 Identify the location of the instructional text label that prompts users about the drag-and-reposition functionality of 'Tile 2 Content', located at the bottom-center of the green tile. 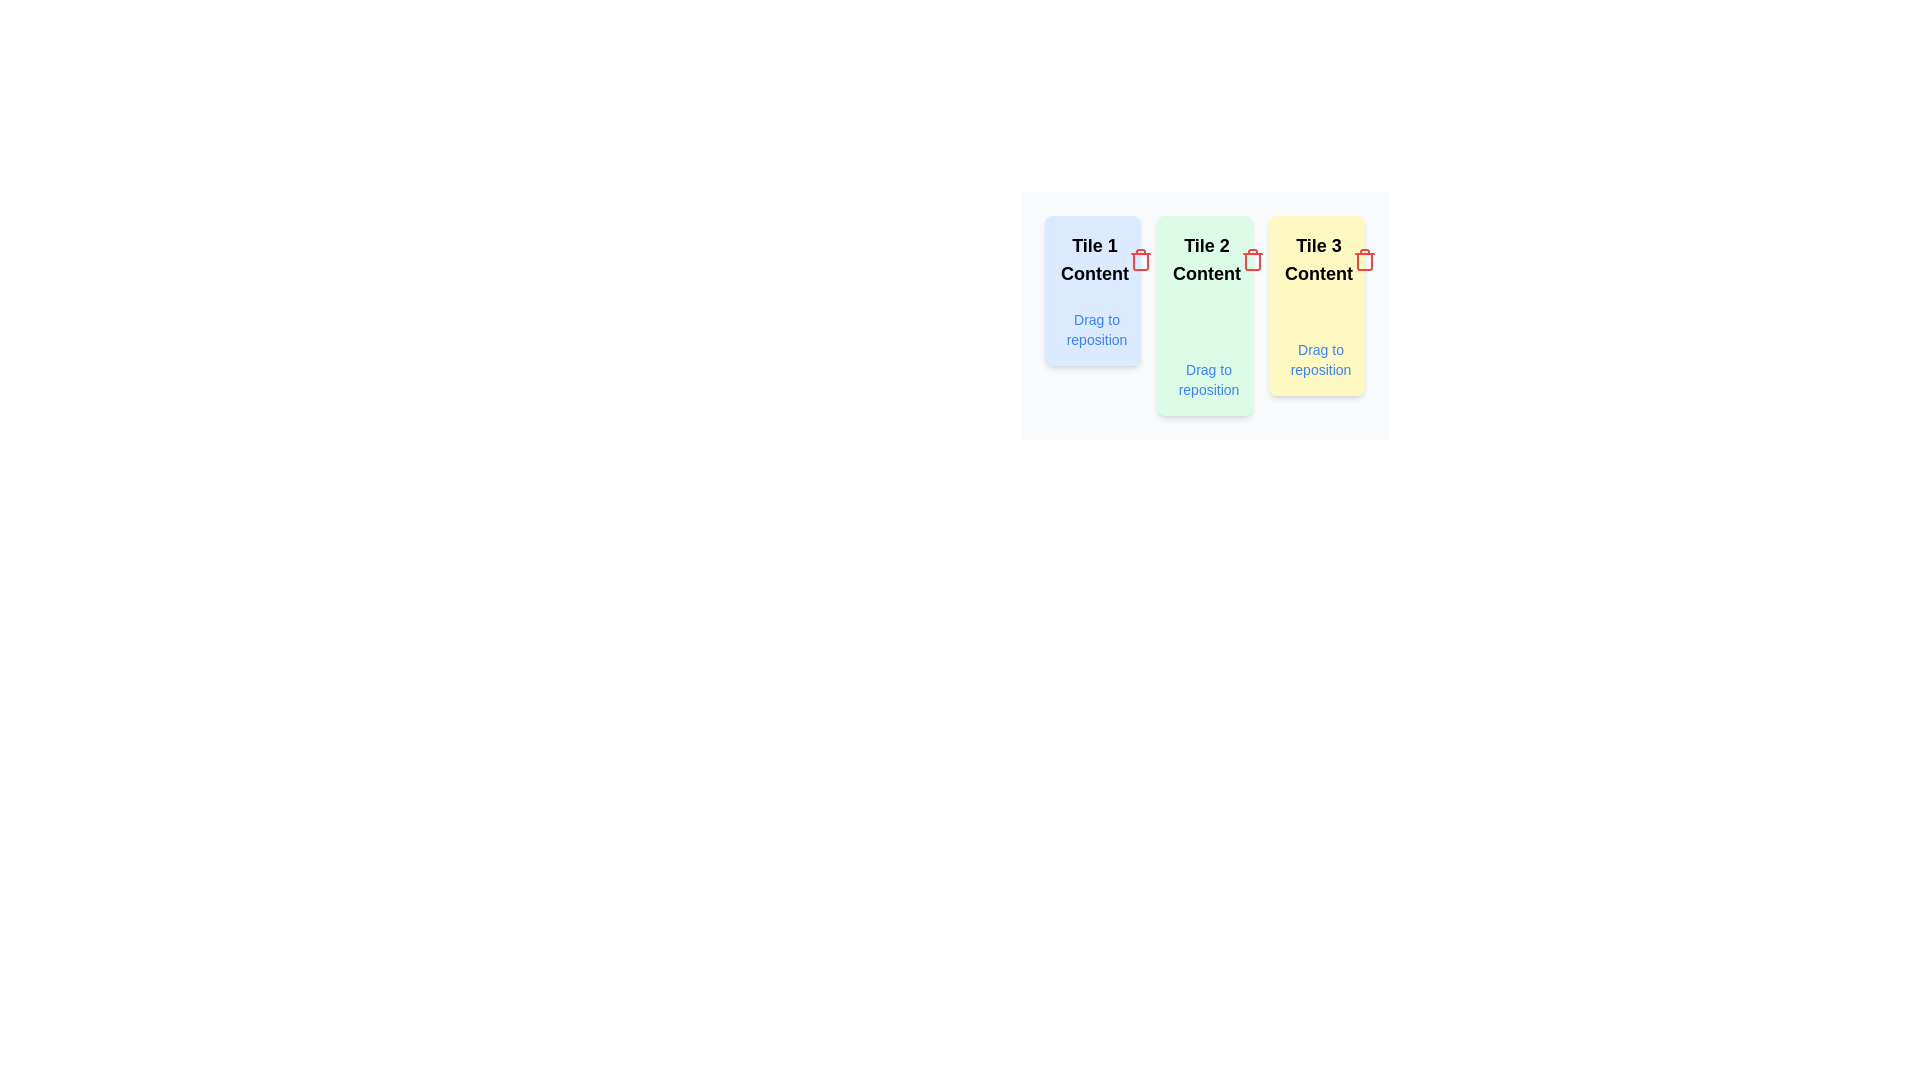
(1208, 380).